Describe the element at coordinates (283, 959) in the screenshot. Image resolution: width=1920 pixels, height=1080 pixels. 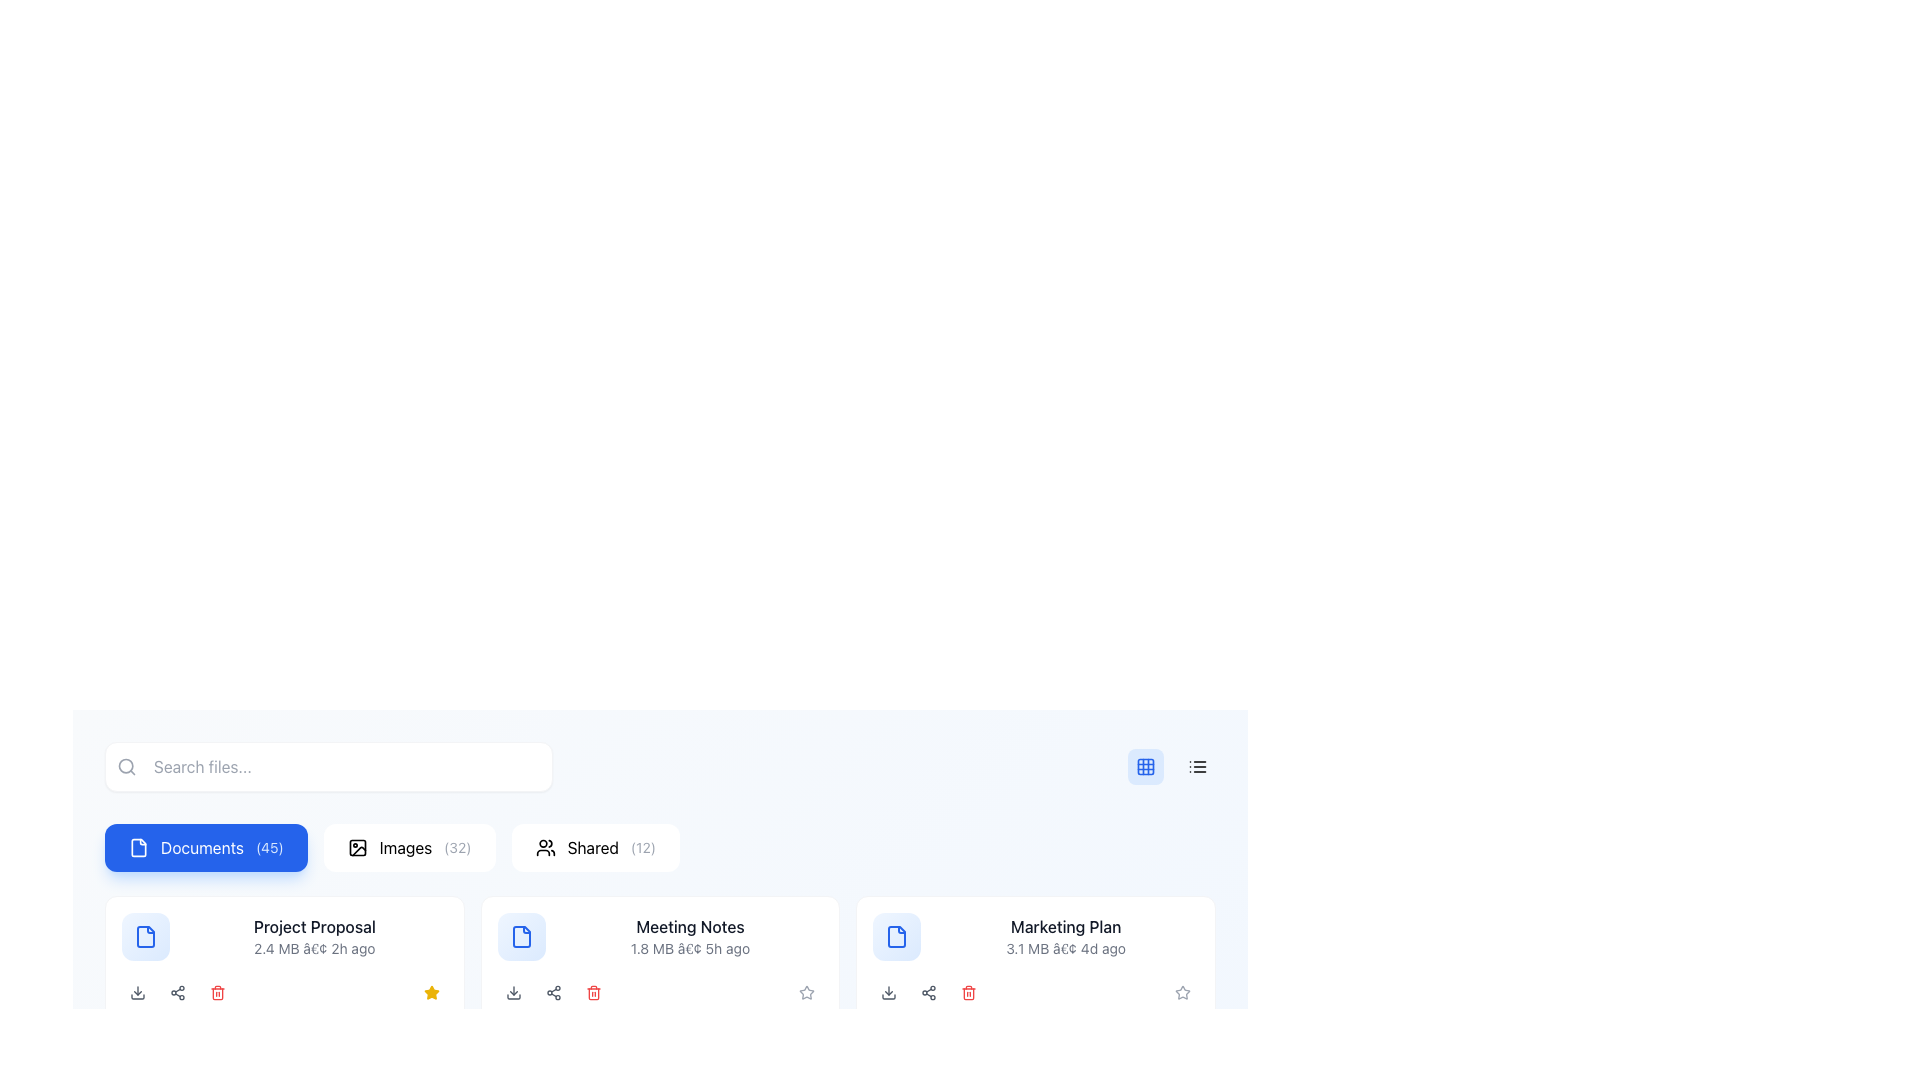
I see `the download icon on the 'Project Proposal' card, which is the first item in the first column of the grid layout` at that location.